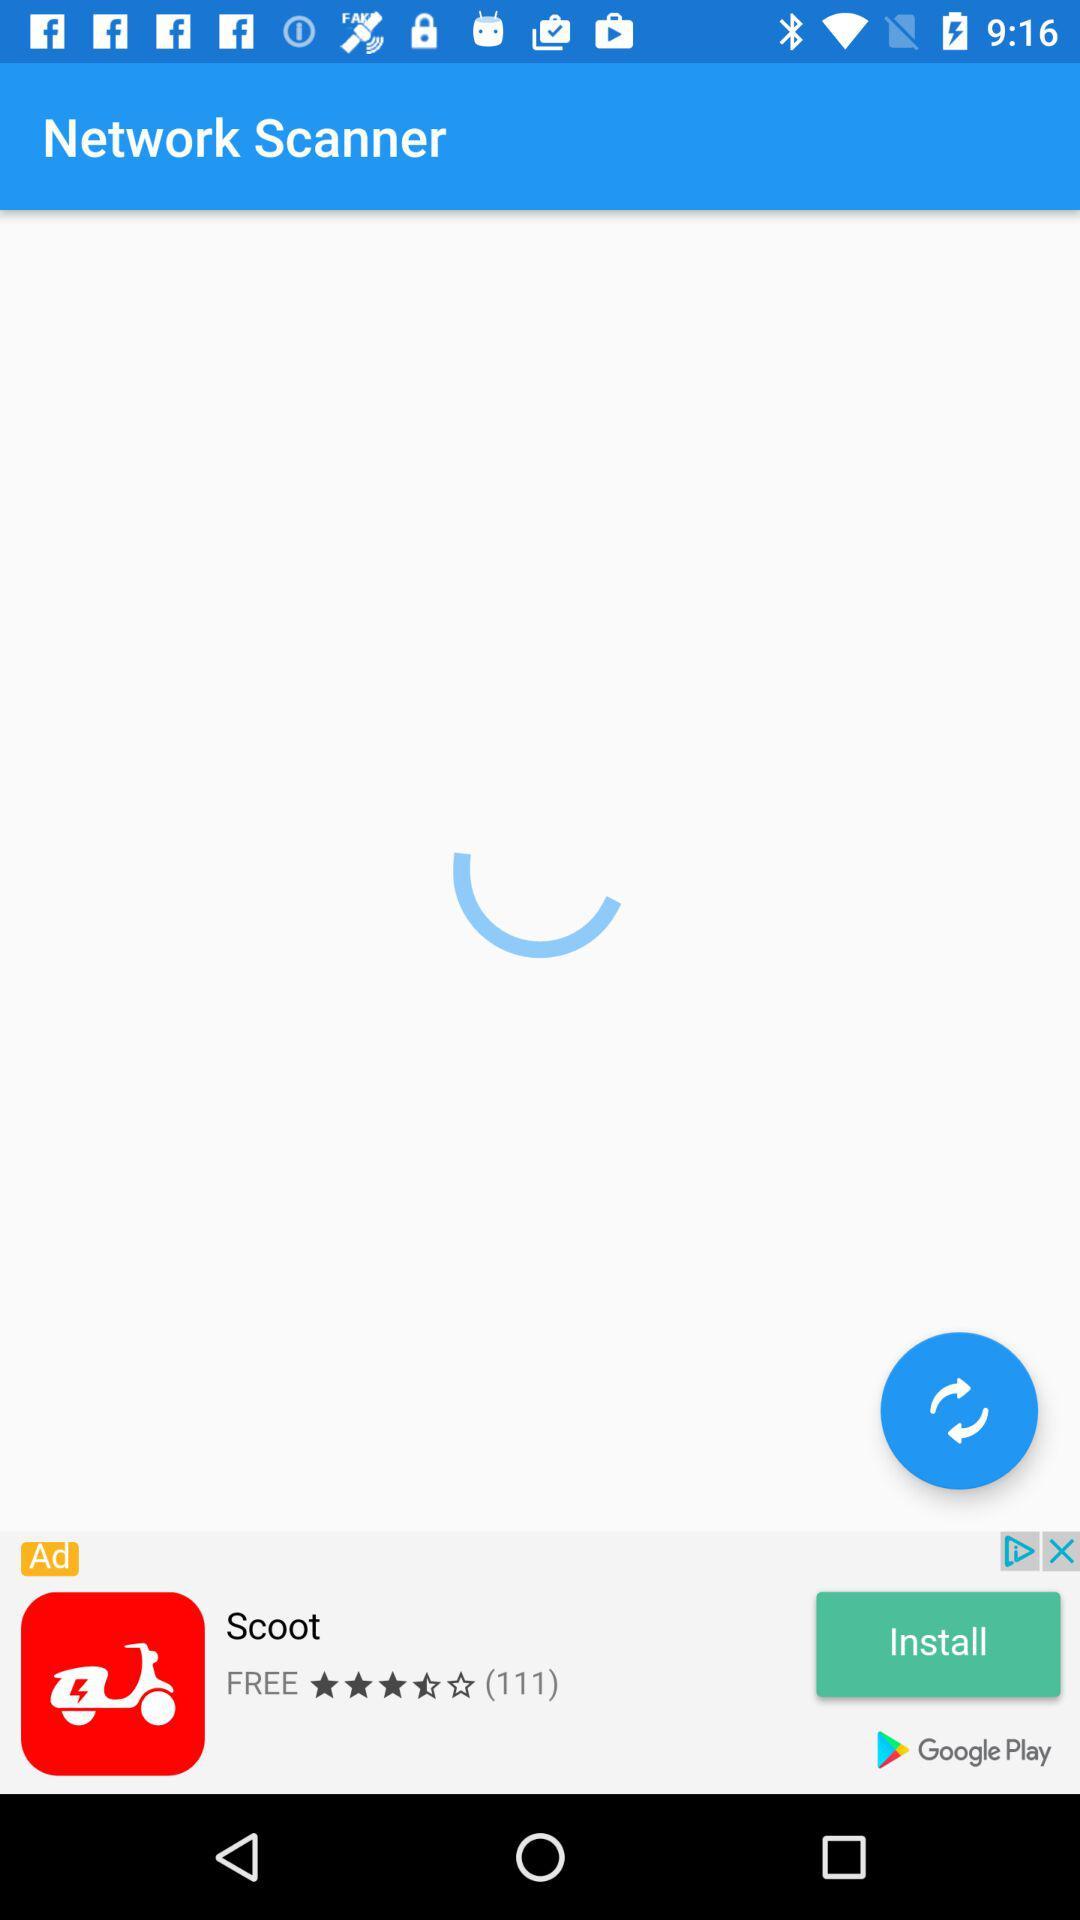 The height and width of the screenshot is (1920, 1080). What do you see at coordinates (540, 1662) in the screenshot?
I see `advertisement for google play store app scoot rated 3 1/2 stars clickable install button` at bounding box center [540, 1662].